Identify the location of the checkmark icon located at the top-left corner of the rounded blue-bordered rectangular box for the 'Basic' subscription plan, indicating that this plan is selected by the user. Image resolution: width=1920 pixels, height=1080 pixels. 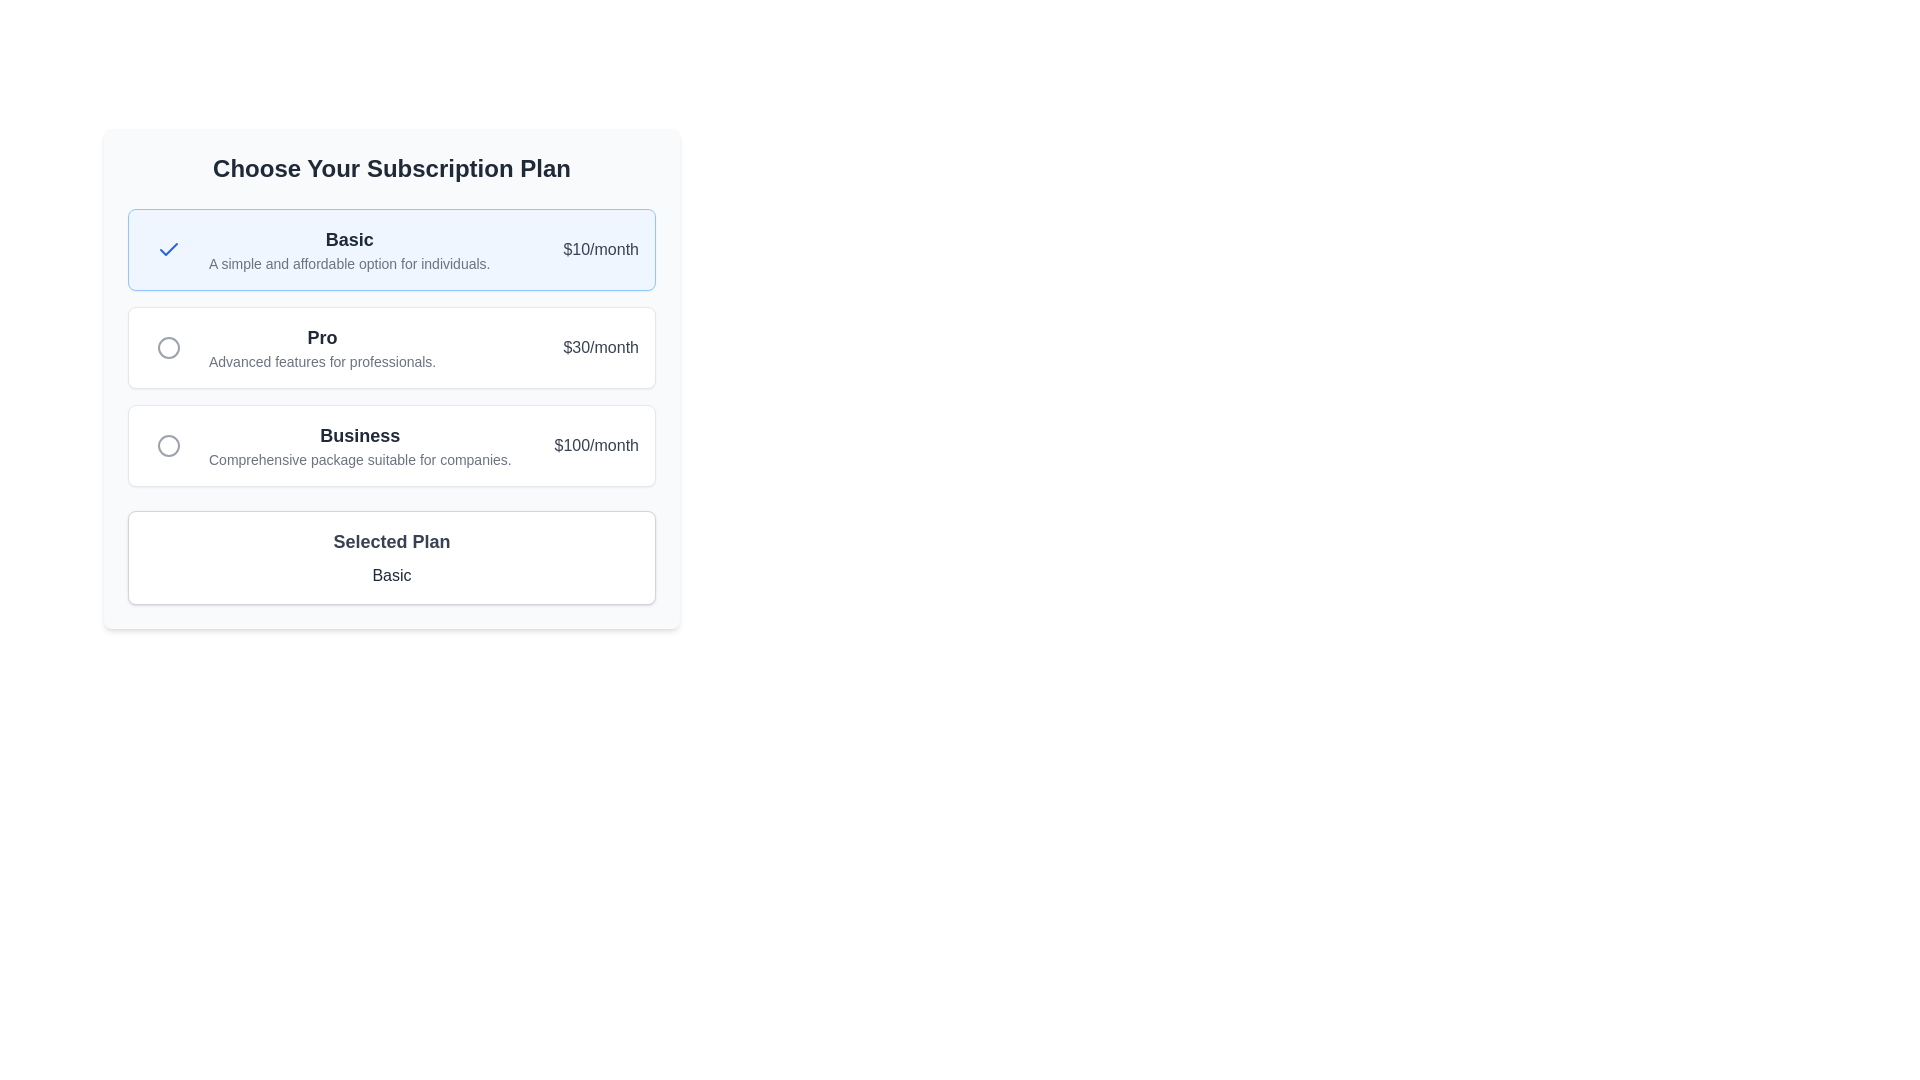
(168, 249).